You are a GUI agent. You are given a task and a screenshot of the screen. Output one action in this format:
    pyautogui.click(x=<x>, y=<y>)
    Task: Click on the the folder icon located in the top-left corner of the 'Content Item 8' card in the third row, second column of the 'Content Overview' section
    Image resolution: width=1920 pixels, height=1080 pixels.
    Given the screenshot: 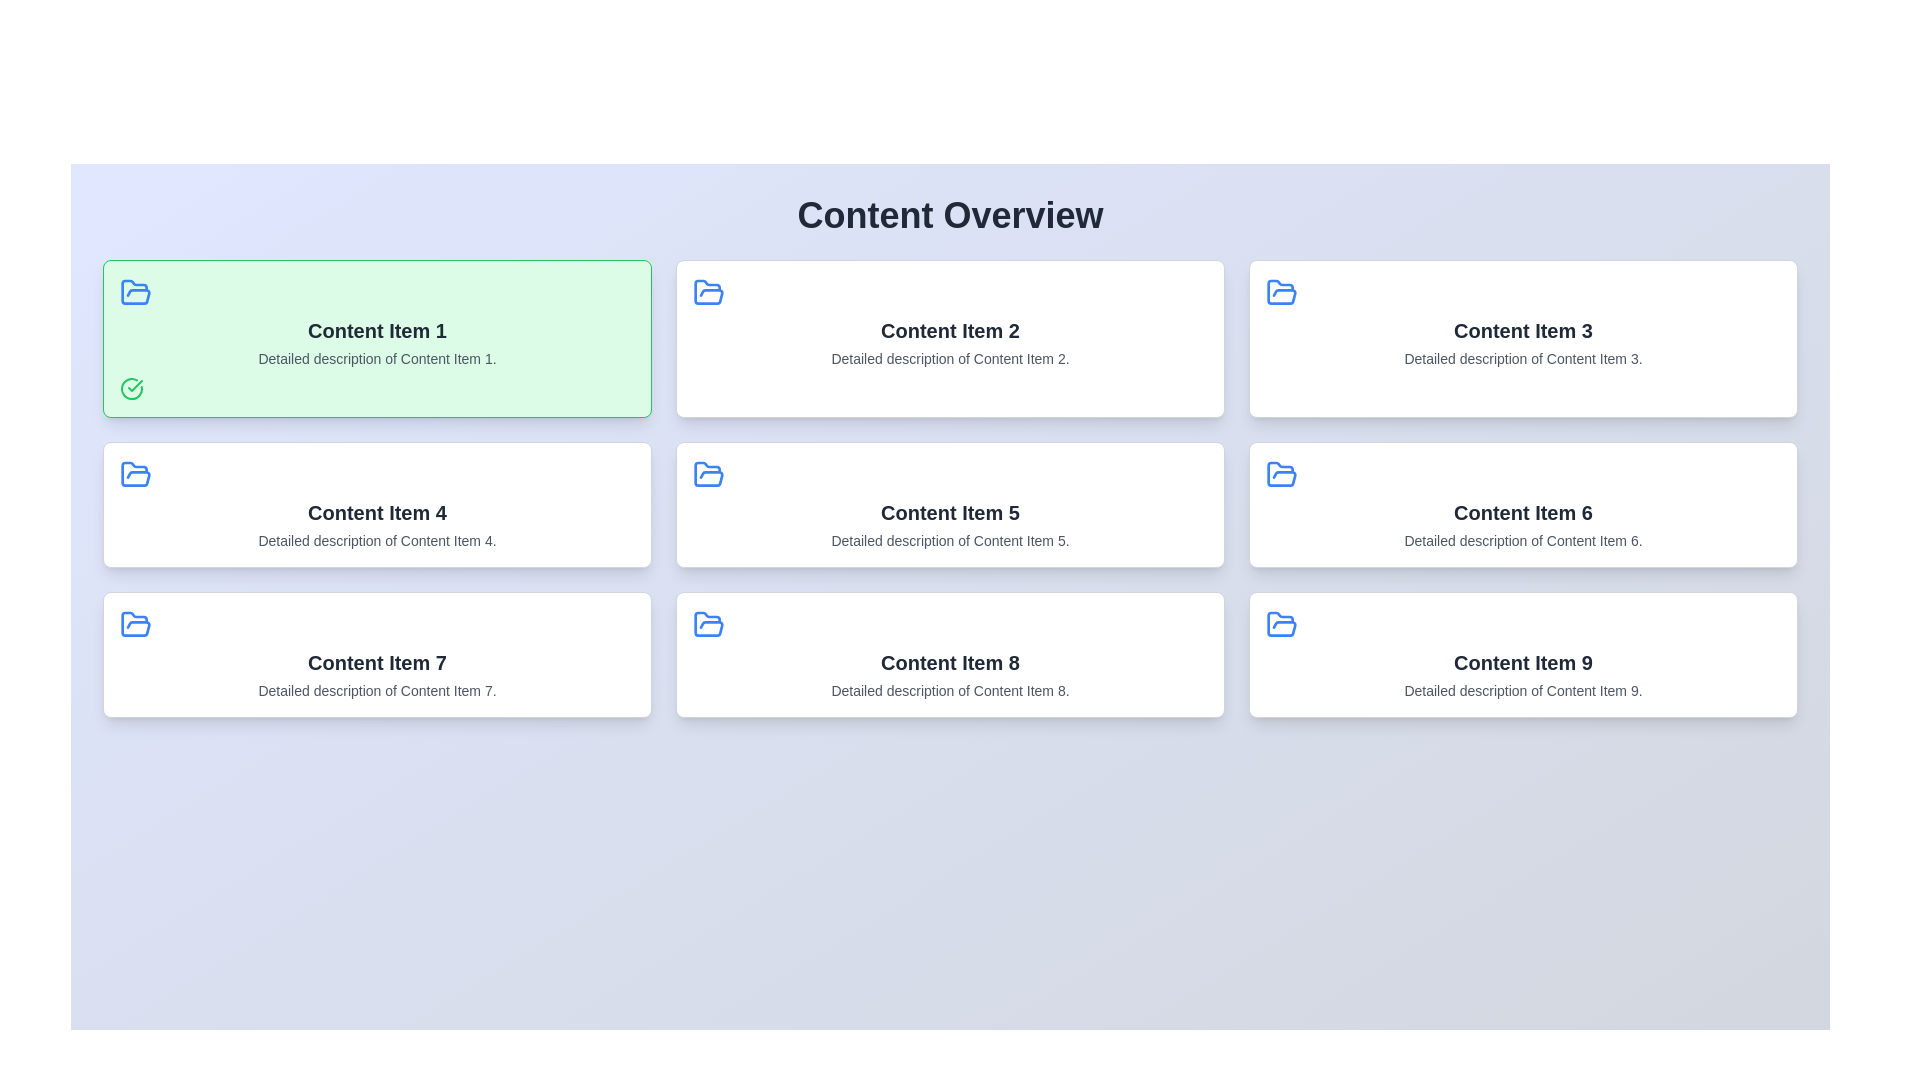 What is the action you would take?
    pyautogui.click(x=709, y=623)
    